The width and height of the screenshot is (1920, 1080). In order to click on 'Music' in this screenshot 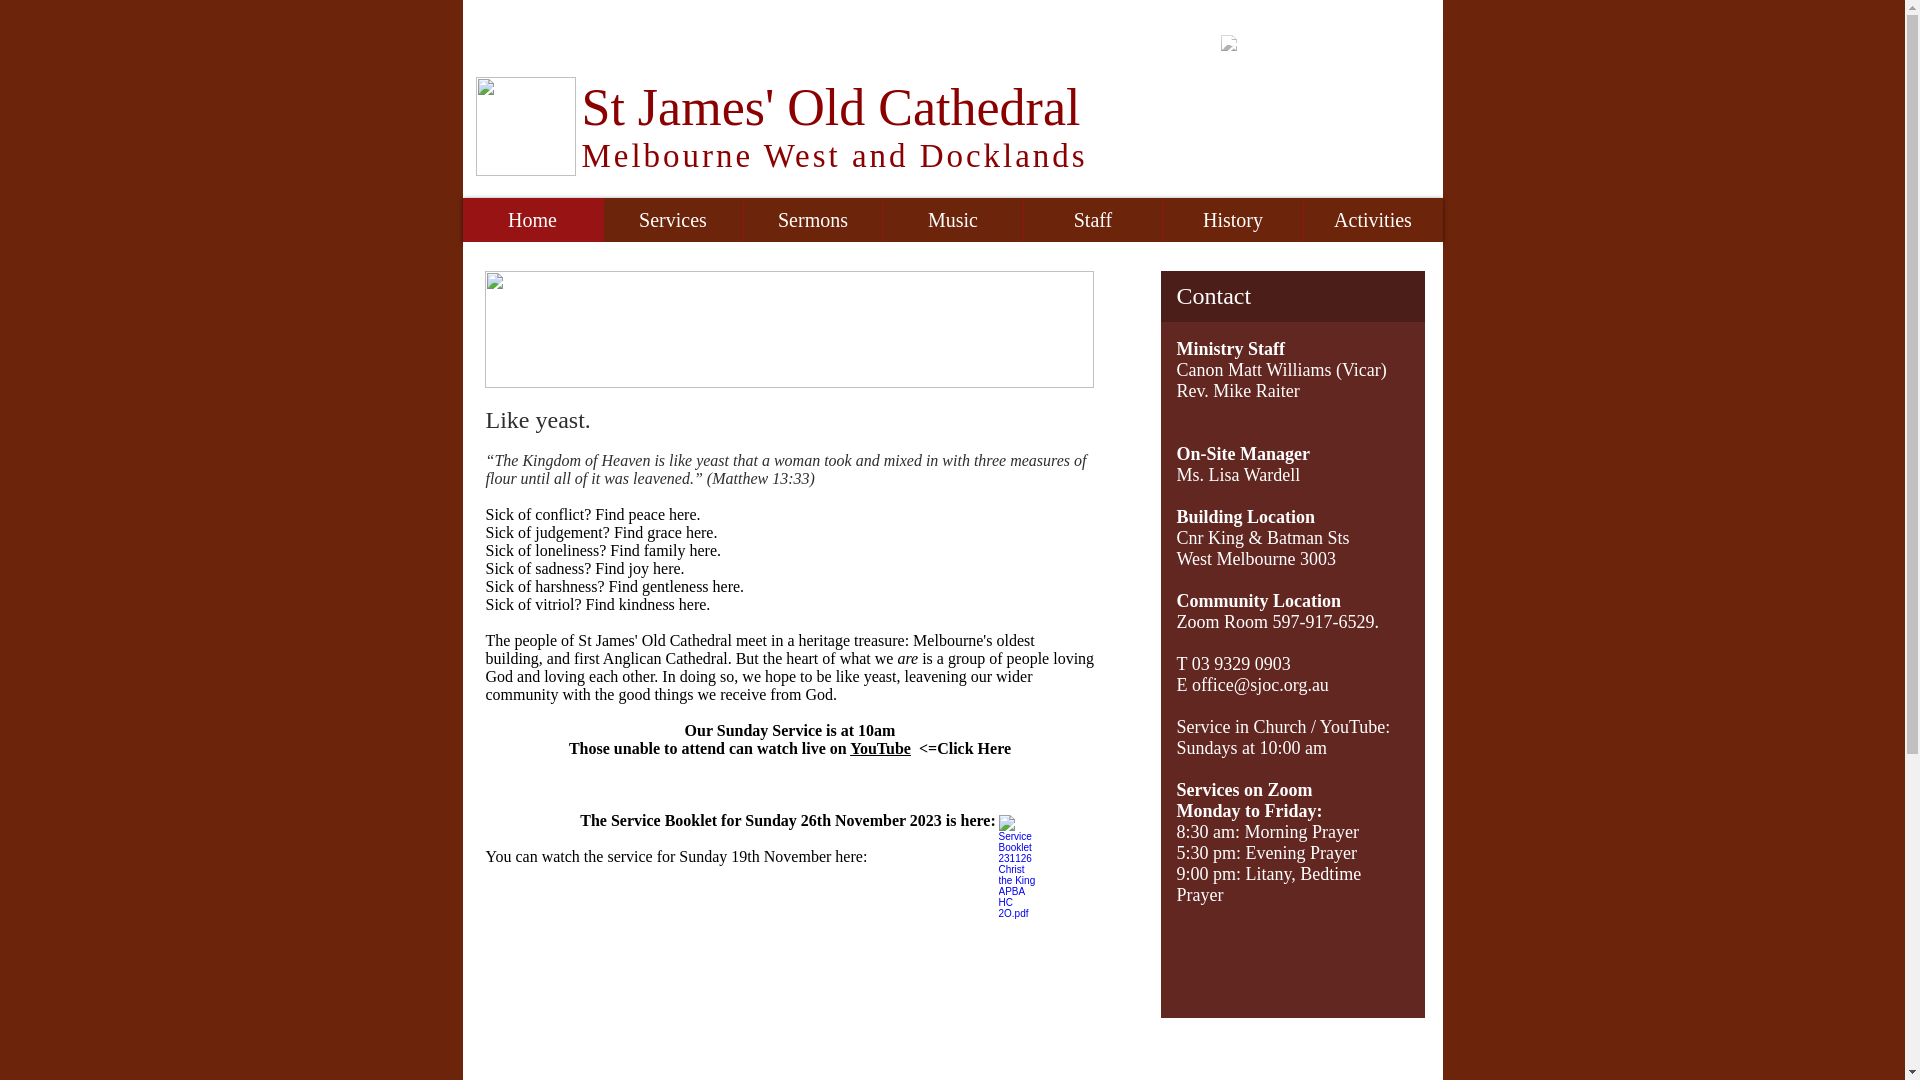, I will do `click(950, 219)`.